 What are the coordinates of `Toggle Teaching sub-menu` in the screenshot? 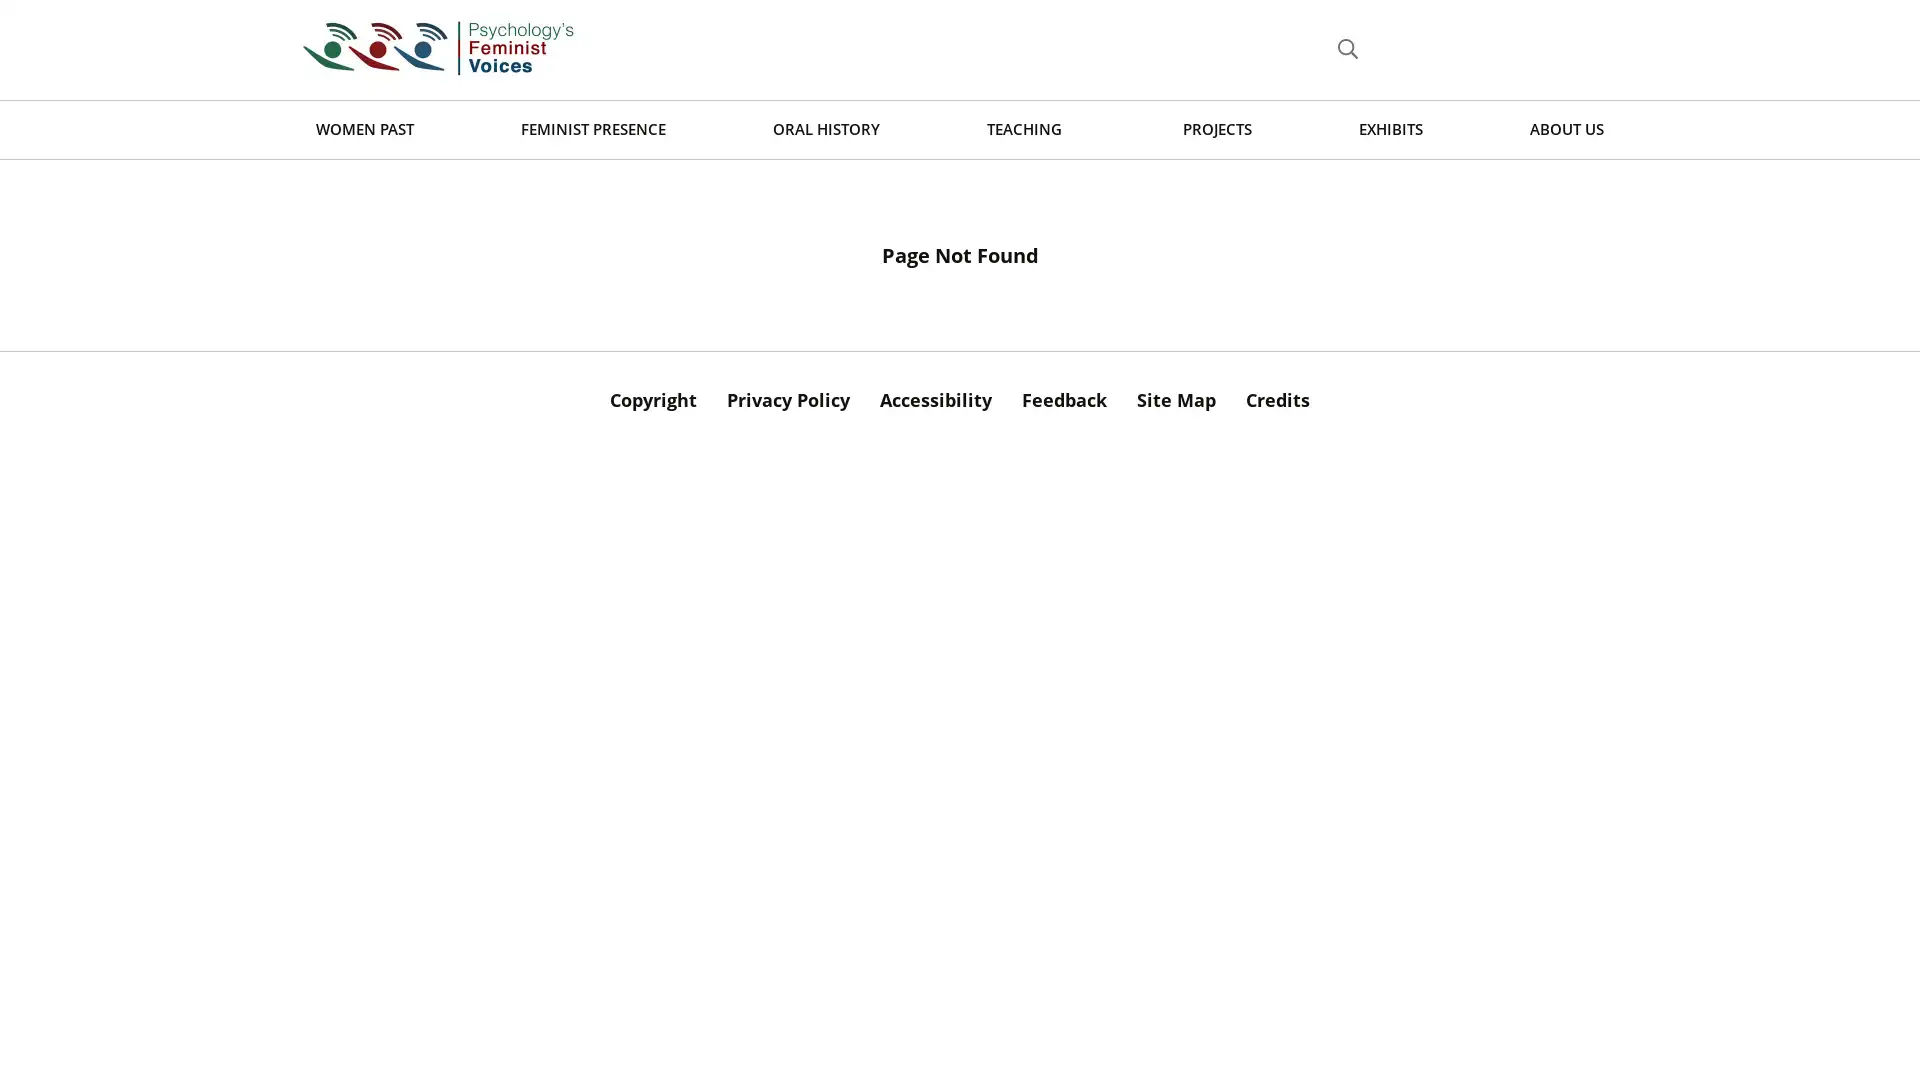 It's located at (1077, 129).